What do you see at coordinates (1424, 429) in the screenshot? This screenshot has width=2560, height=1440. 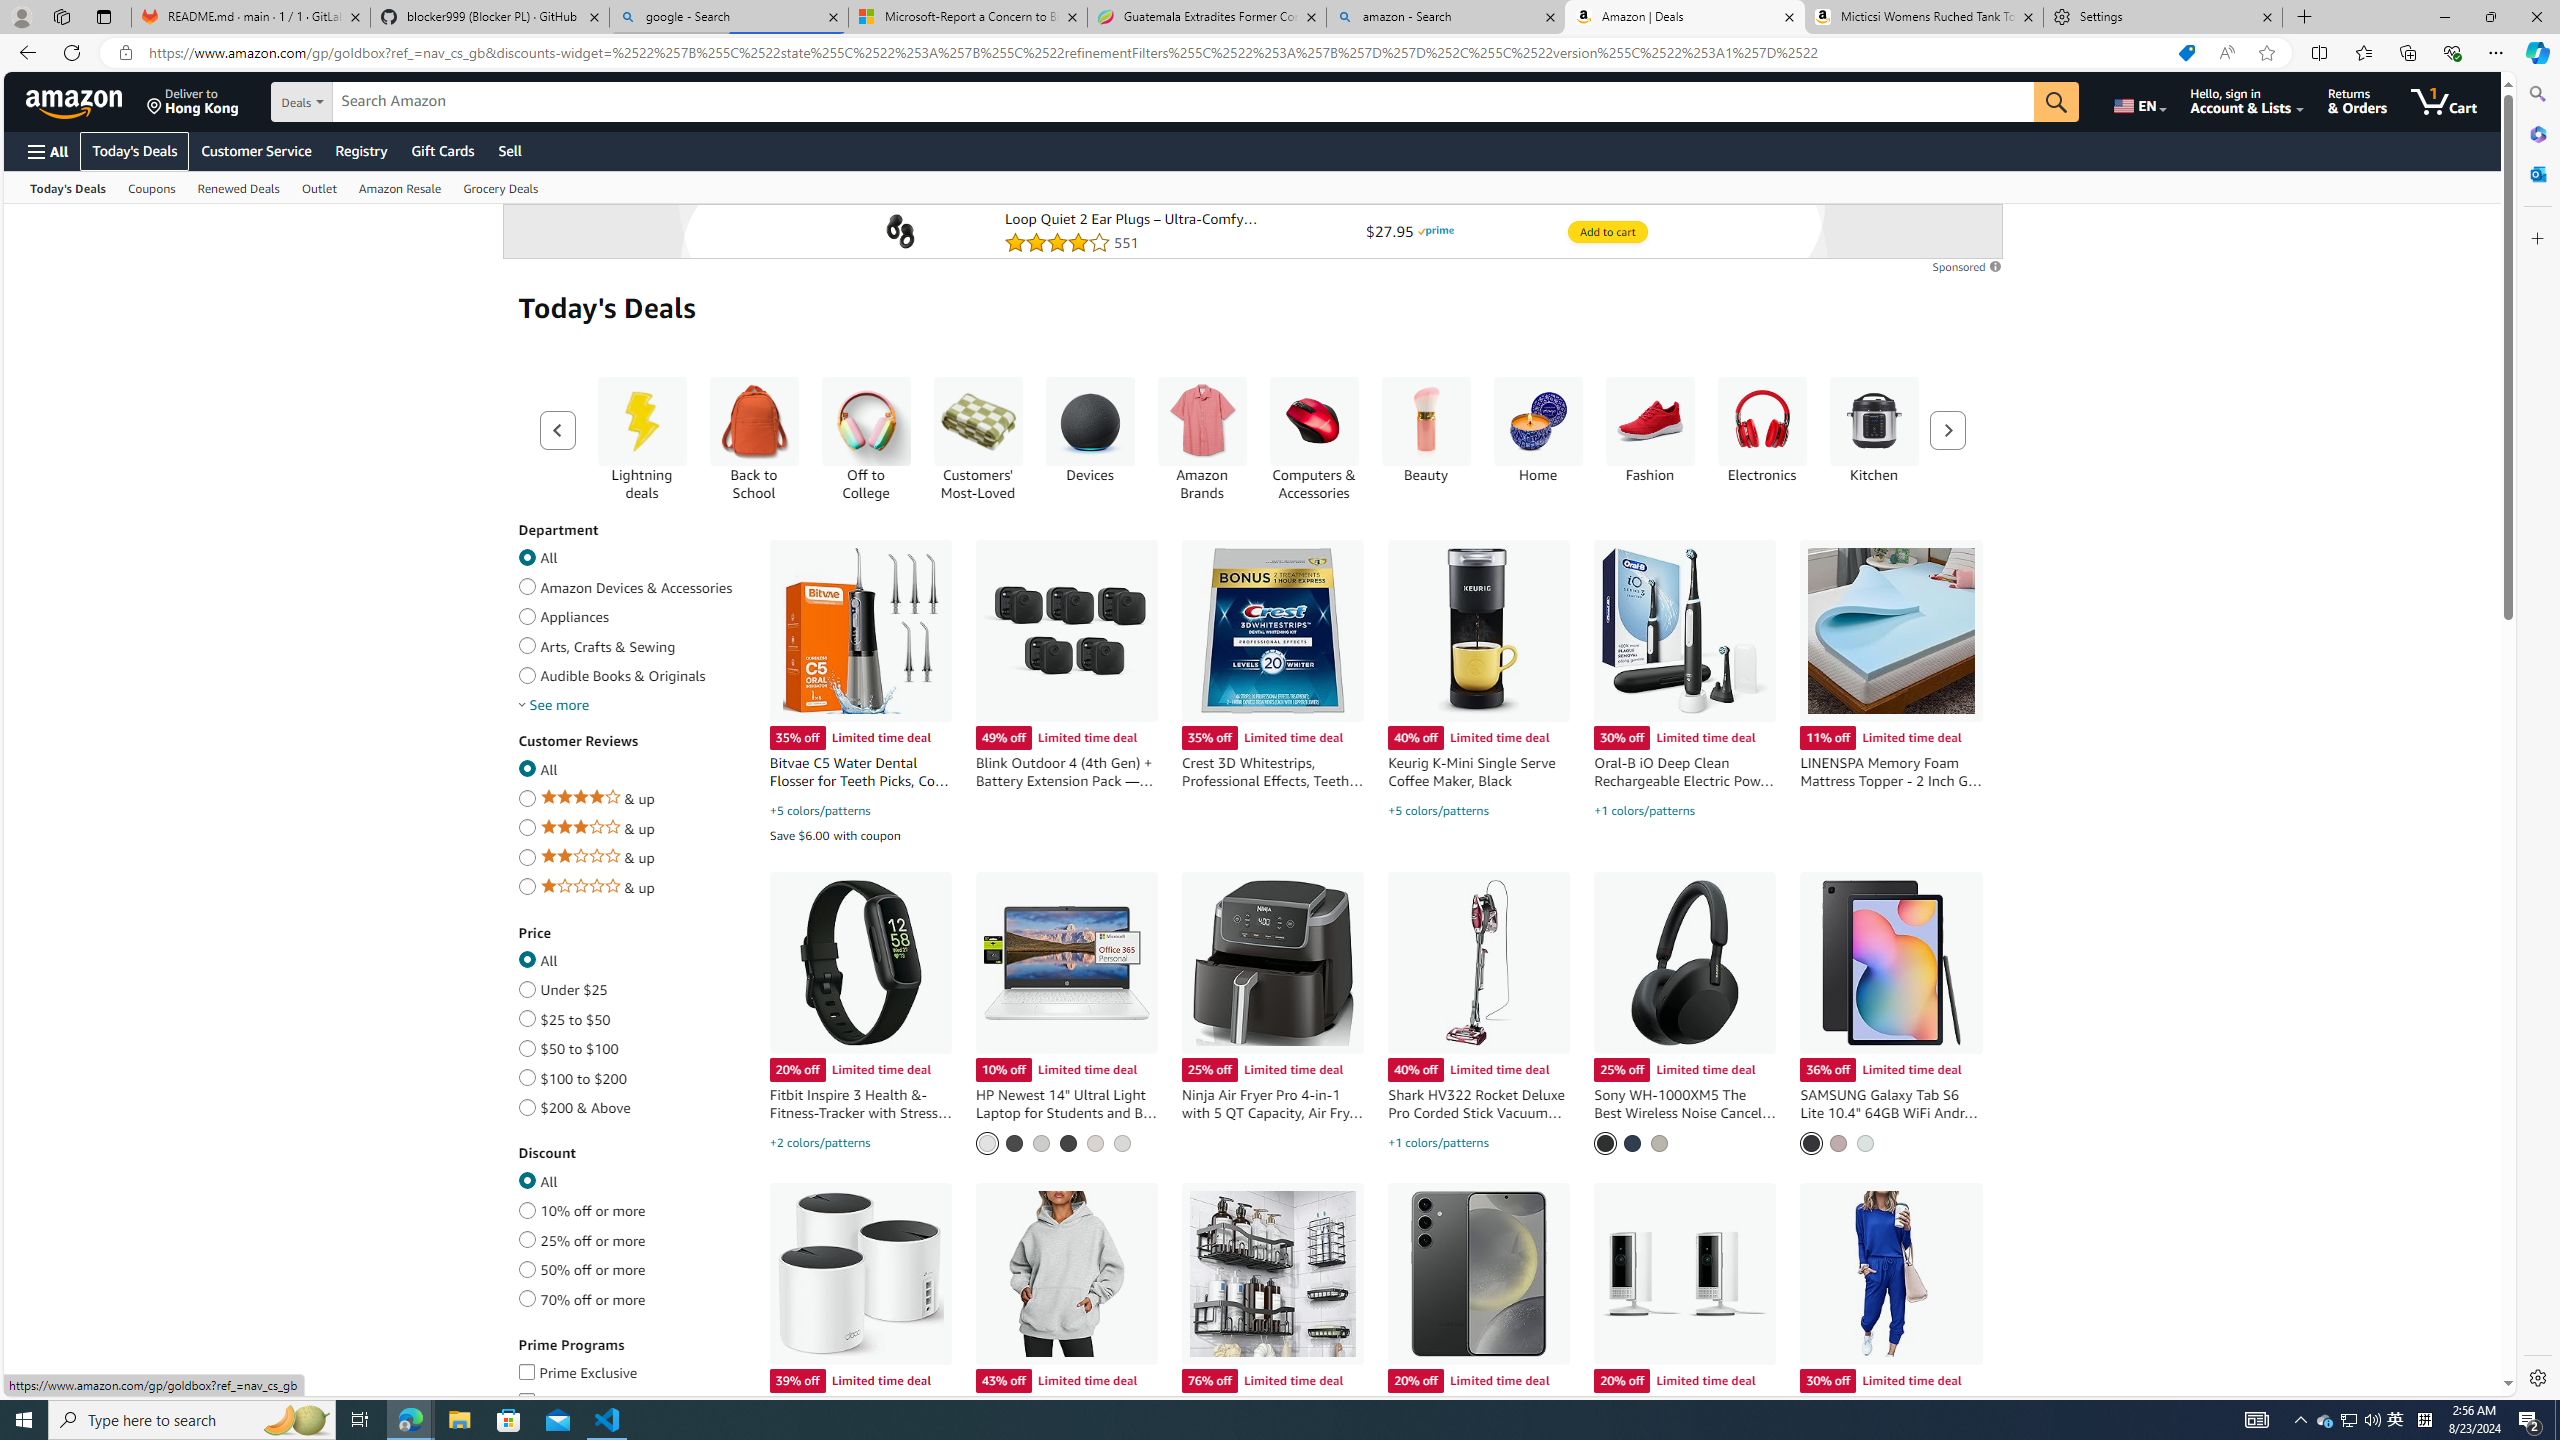 I see `'Beauty Beauty'` at bounding box center [1424, 429].